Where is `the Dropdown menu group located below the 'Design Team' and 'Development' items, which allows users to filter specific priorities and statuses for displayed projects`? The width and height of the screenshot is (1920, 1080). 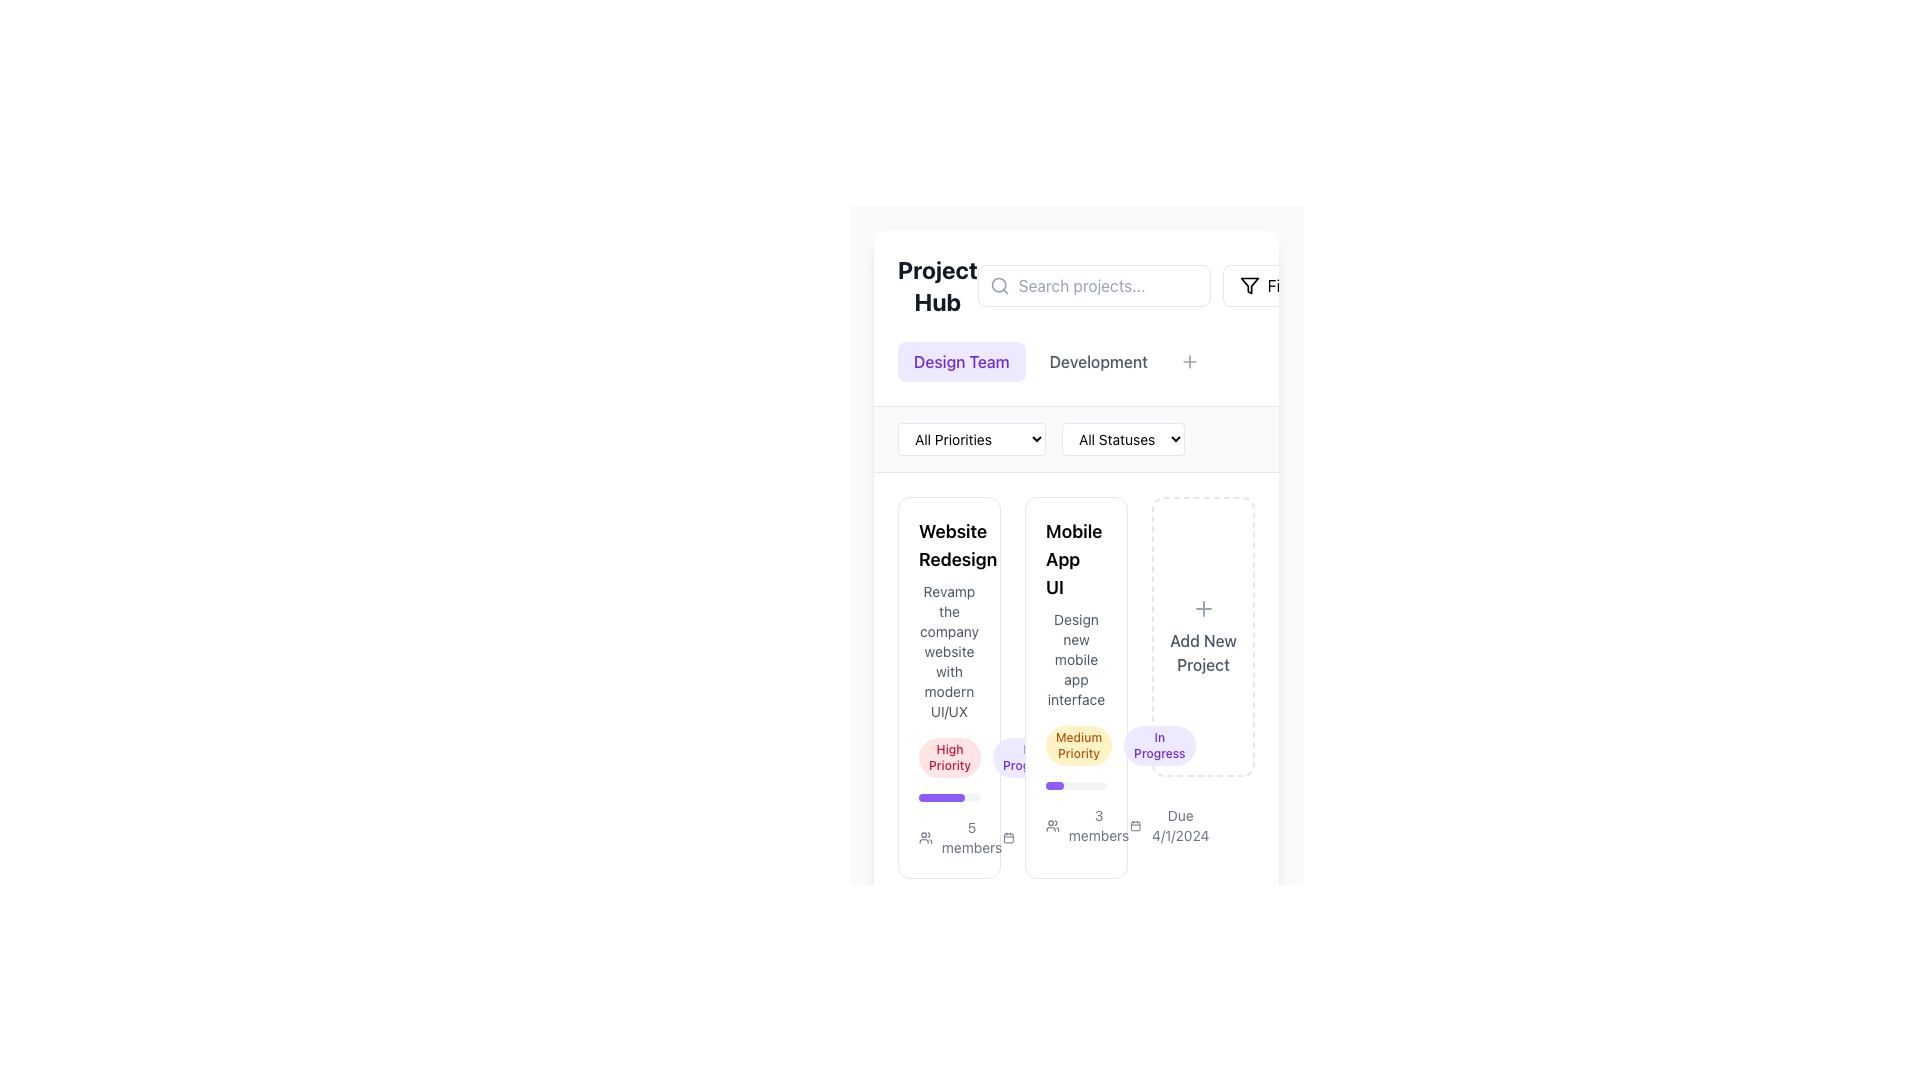 the Dropdown menu group located below the 'Design Team' and 'Development' items, which allows users to filter specific priorities and statuses for displayed projects is located at coordinates (1075, 438).